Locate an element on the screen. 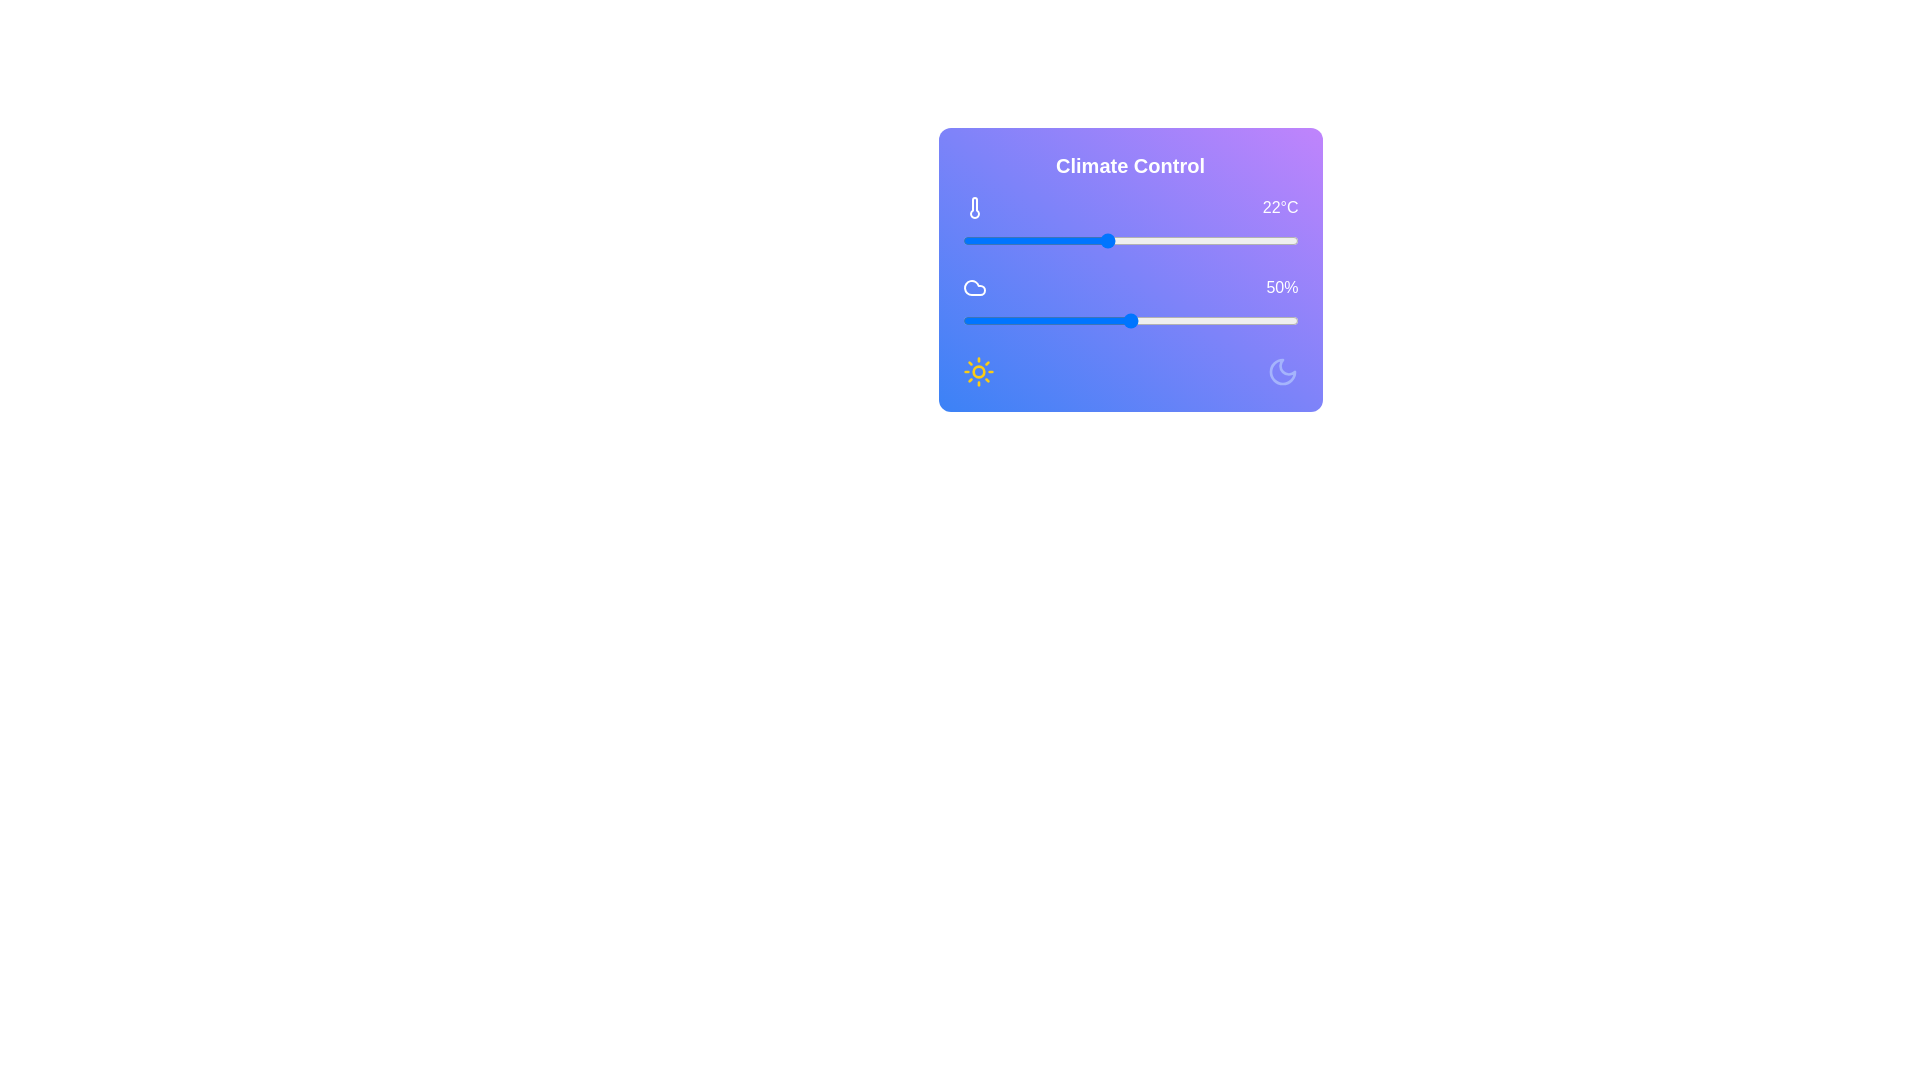  the slider is located at coordinates (1202, 319).